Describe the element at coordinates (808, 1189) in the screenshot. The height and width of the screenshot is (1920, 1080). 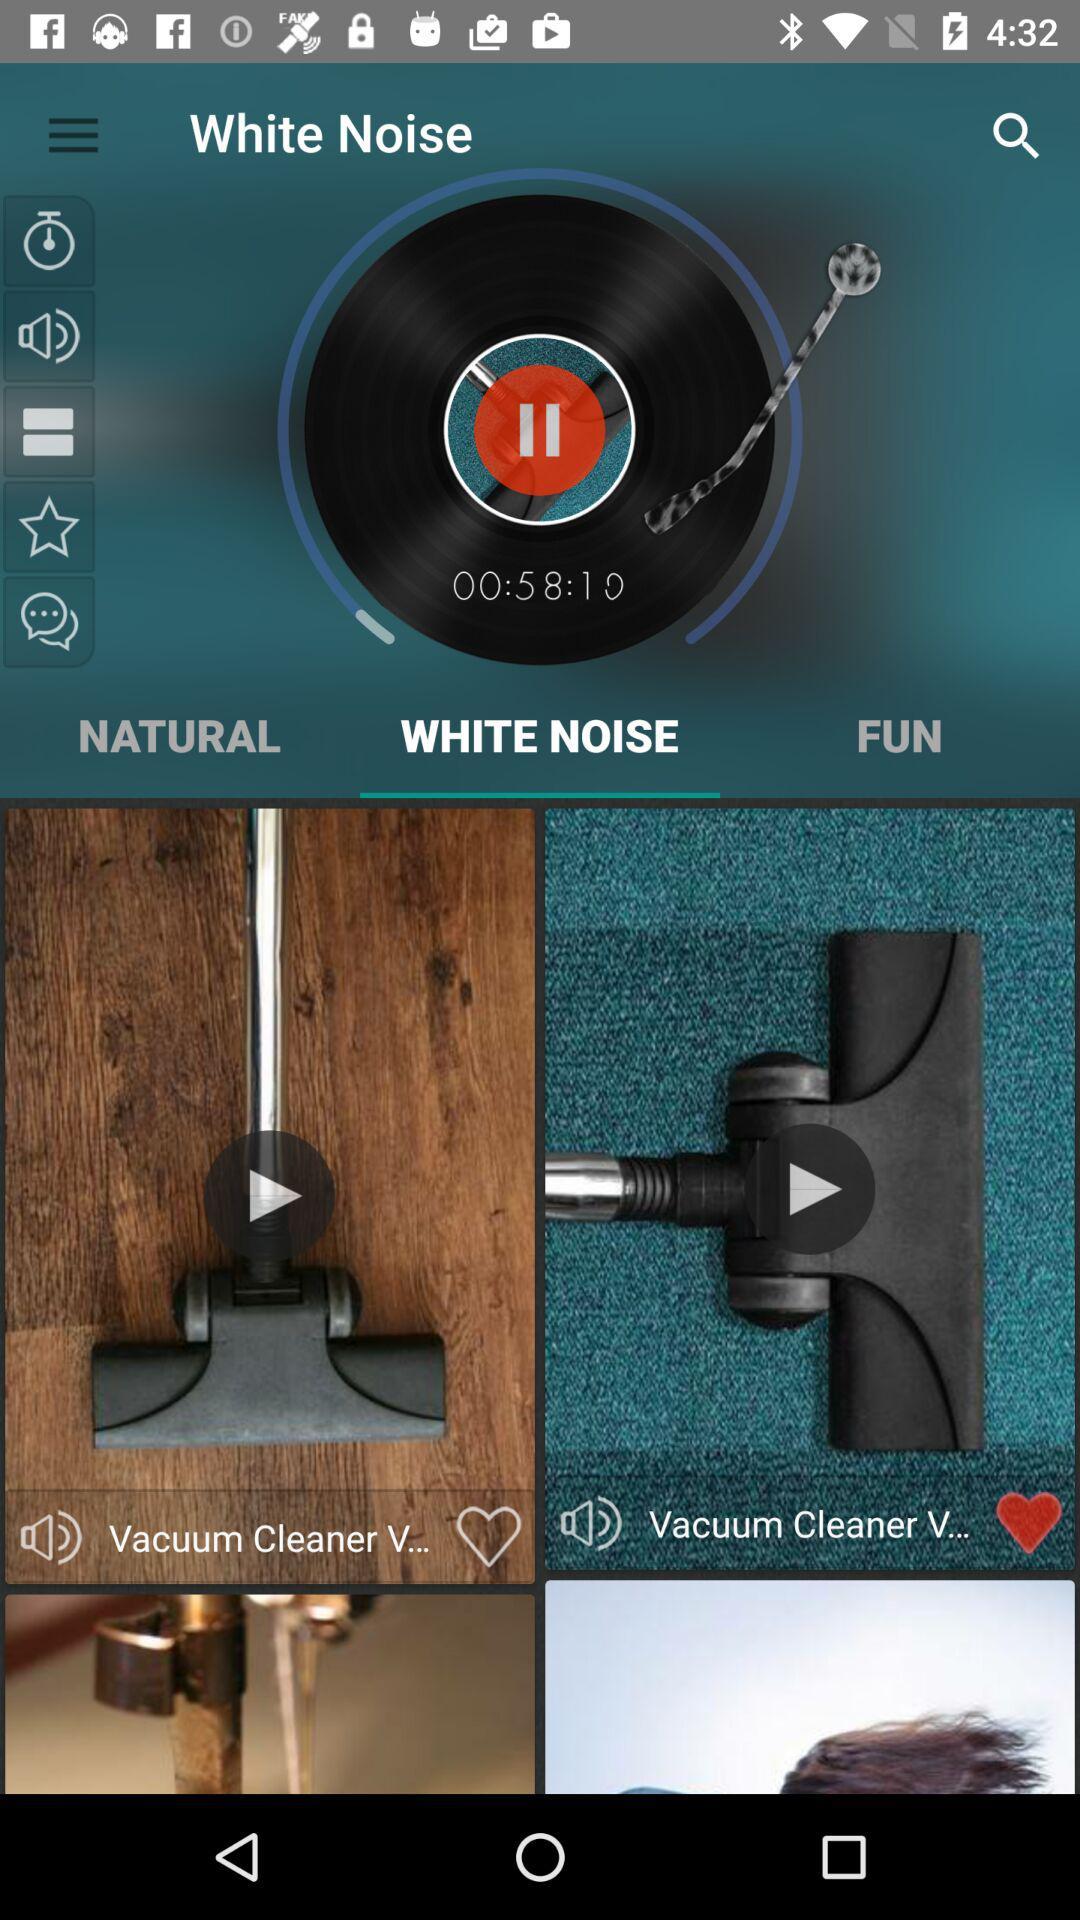
I see `video` at that location.